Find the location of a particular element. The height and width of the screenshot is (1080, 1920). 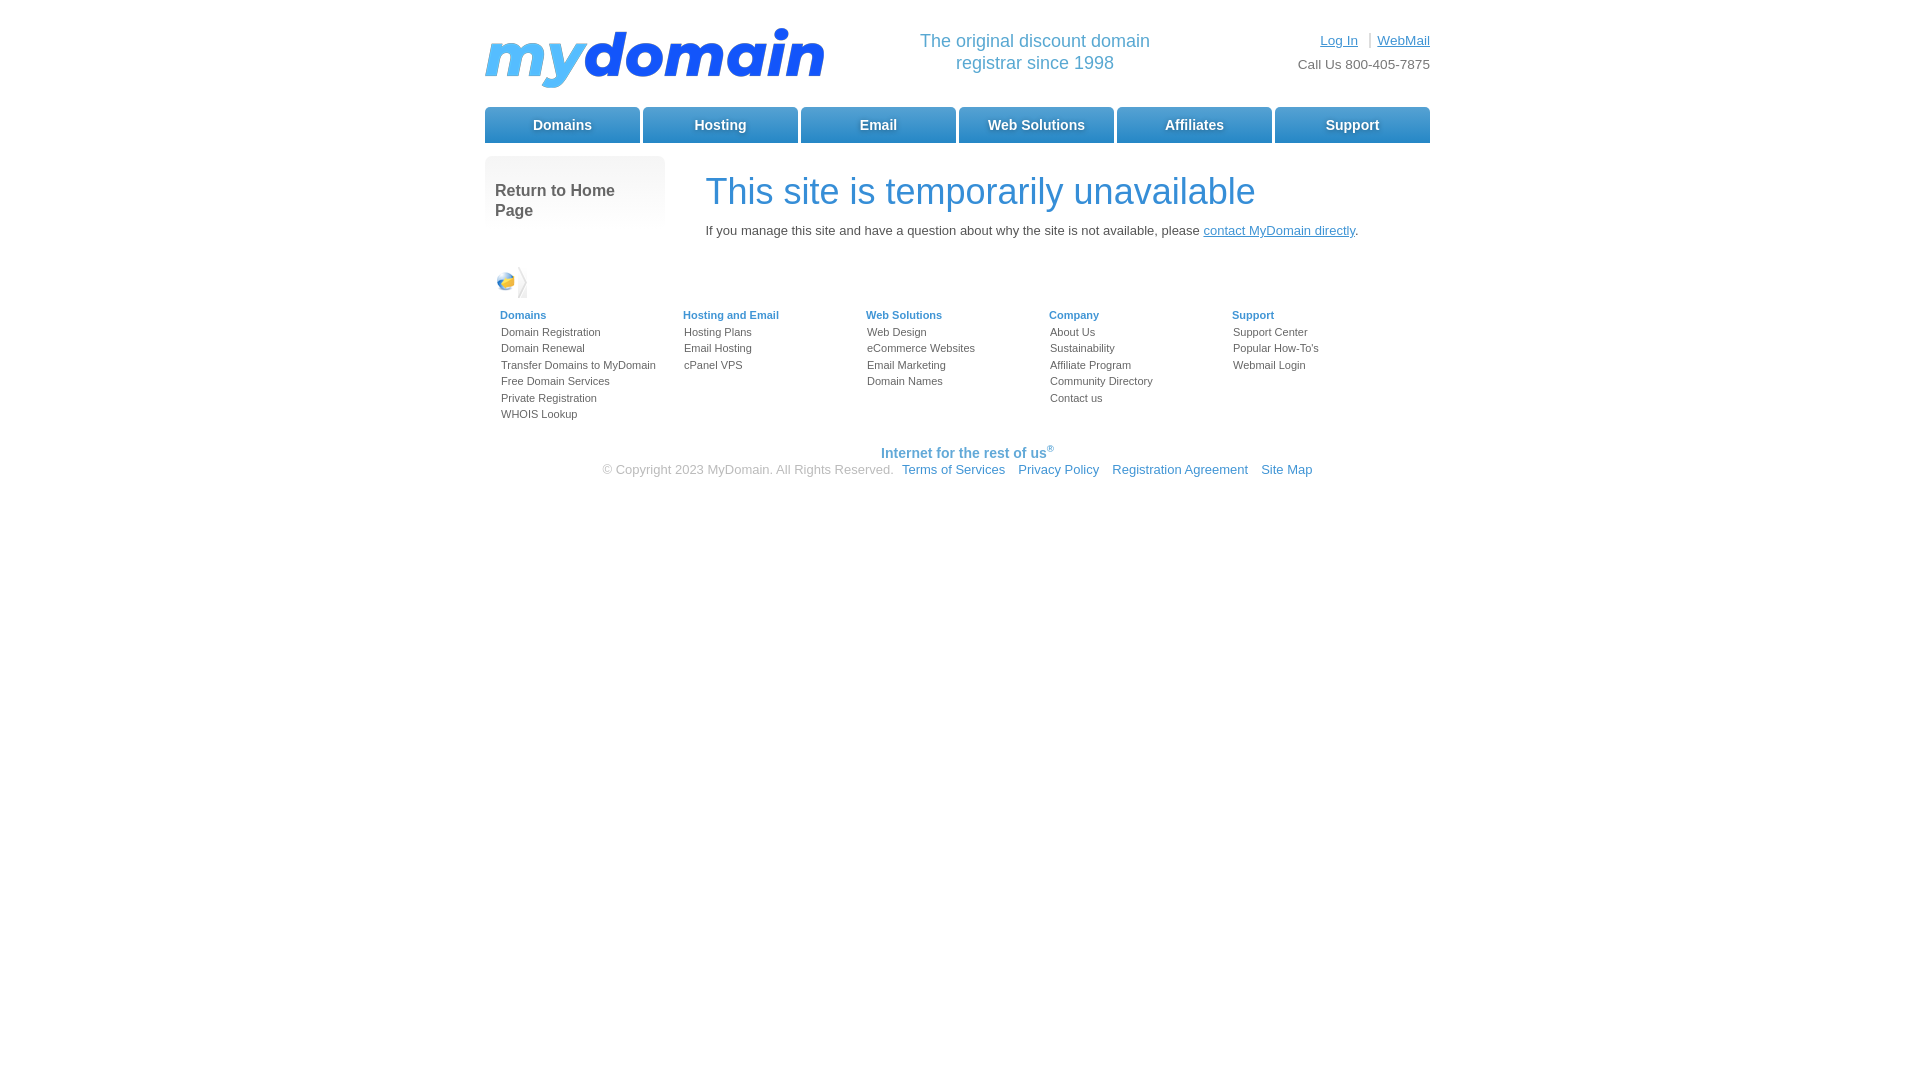

'Transfer Domains to MyDomain' is located at coordinates (577, 365).